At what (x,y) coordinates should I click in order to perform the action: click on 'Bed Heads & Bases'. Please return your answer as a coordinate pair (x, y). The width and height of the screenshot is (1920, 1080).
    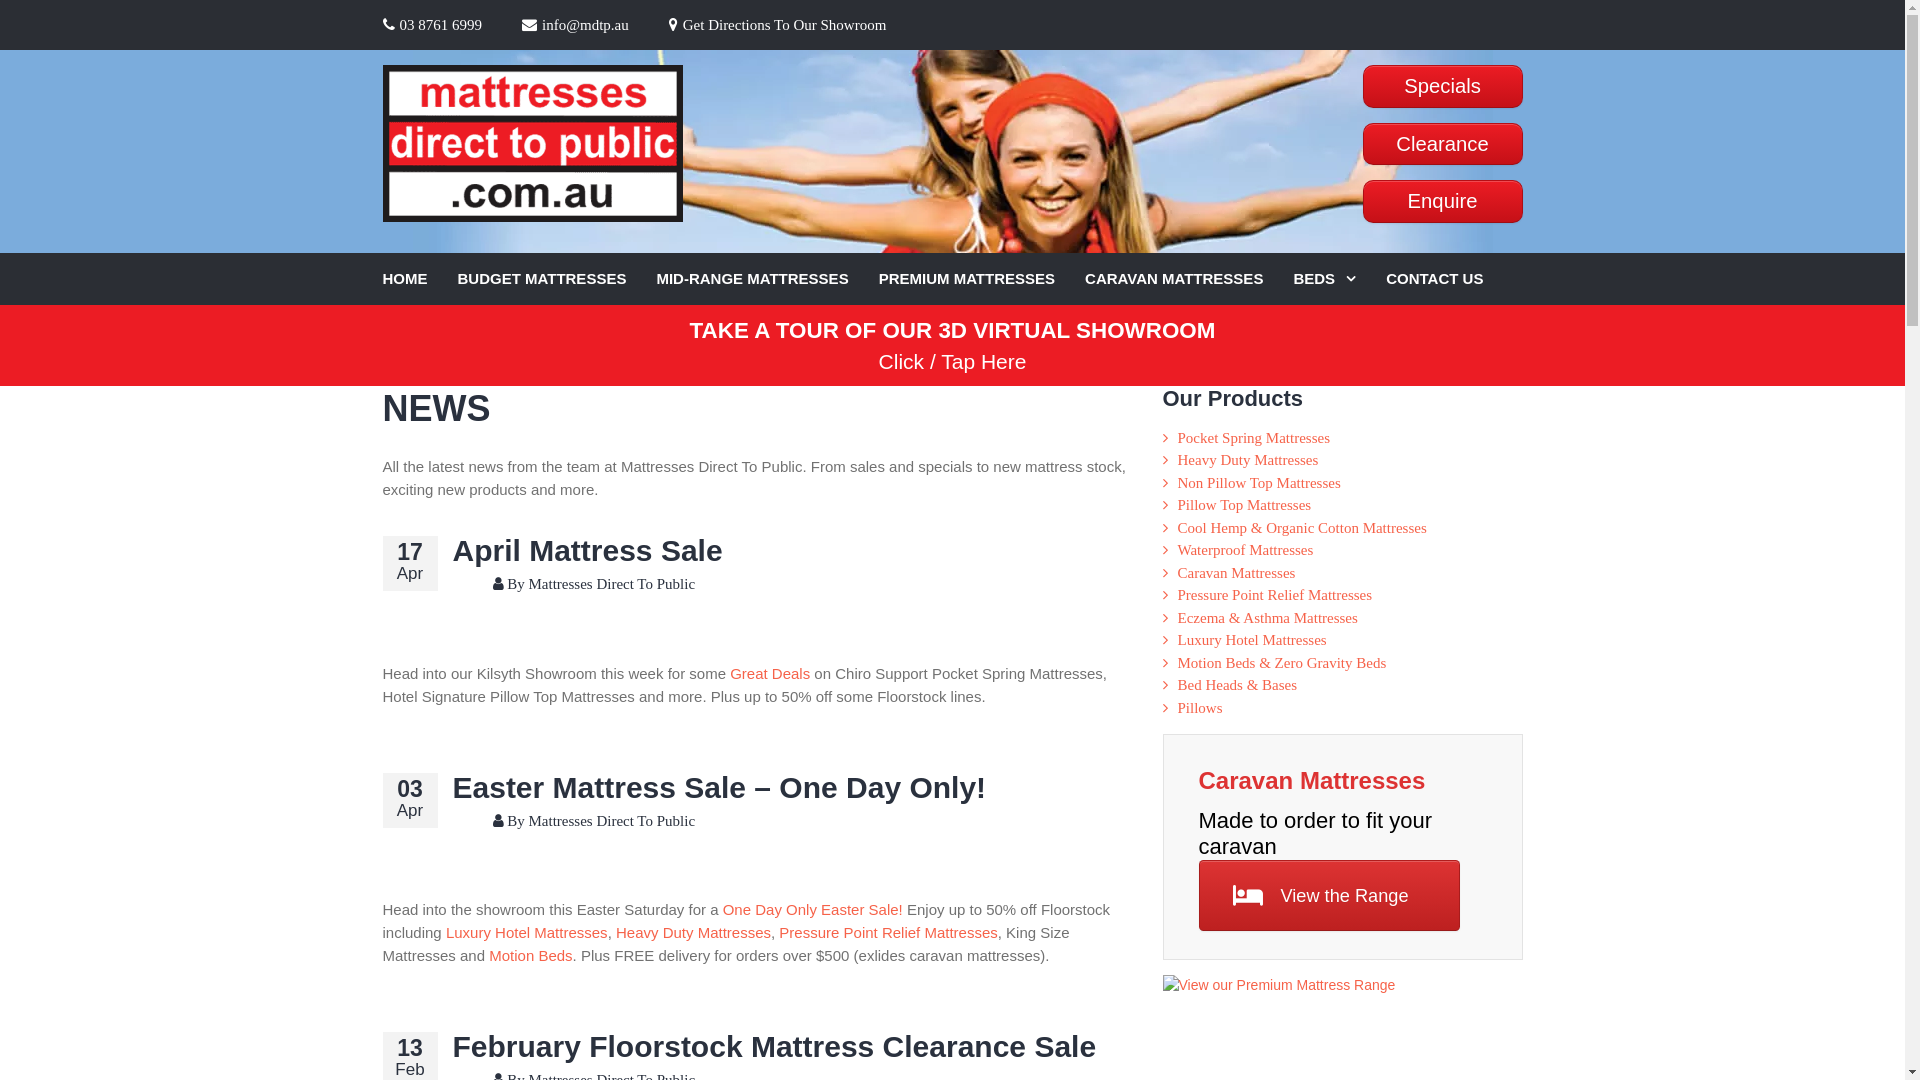
    Looking at the image, I should click on (1237, 684).